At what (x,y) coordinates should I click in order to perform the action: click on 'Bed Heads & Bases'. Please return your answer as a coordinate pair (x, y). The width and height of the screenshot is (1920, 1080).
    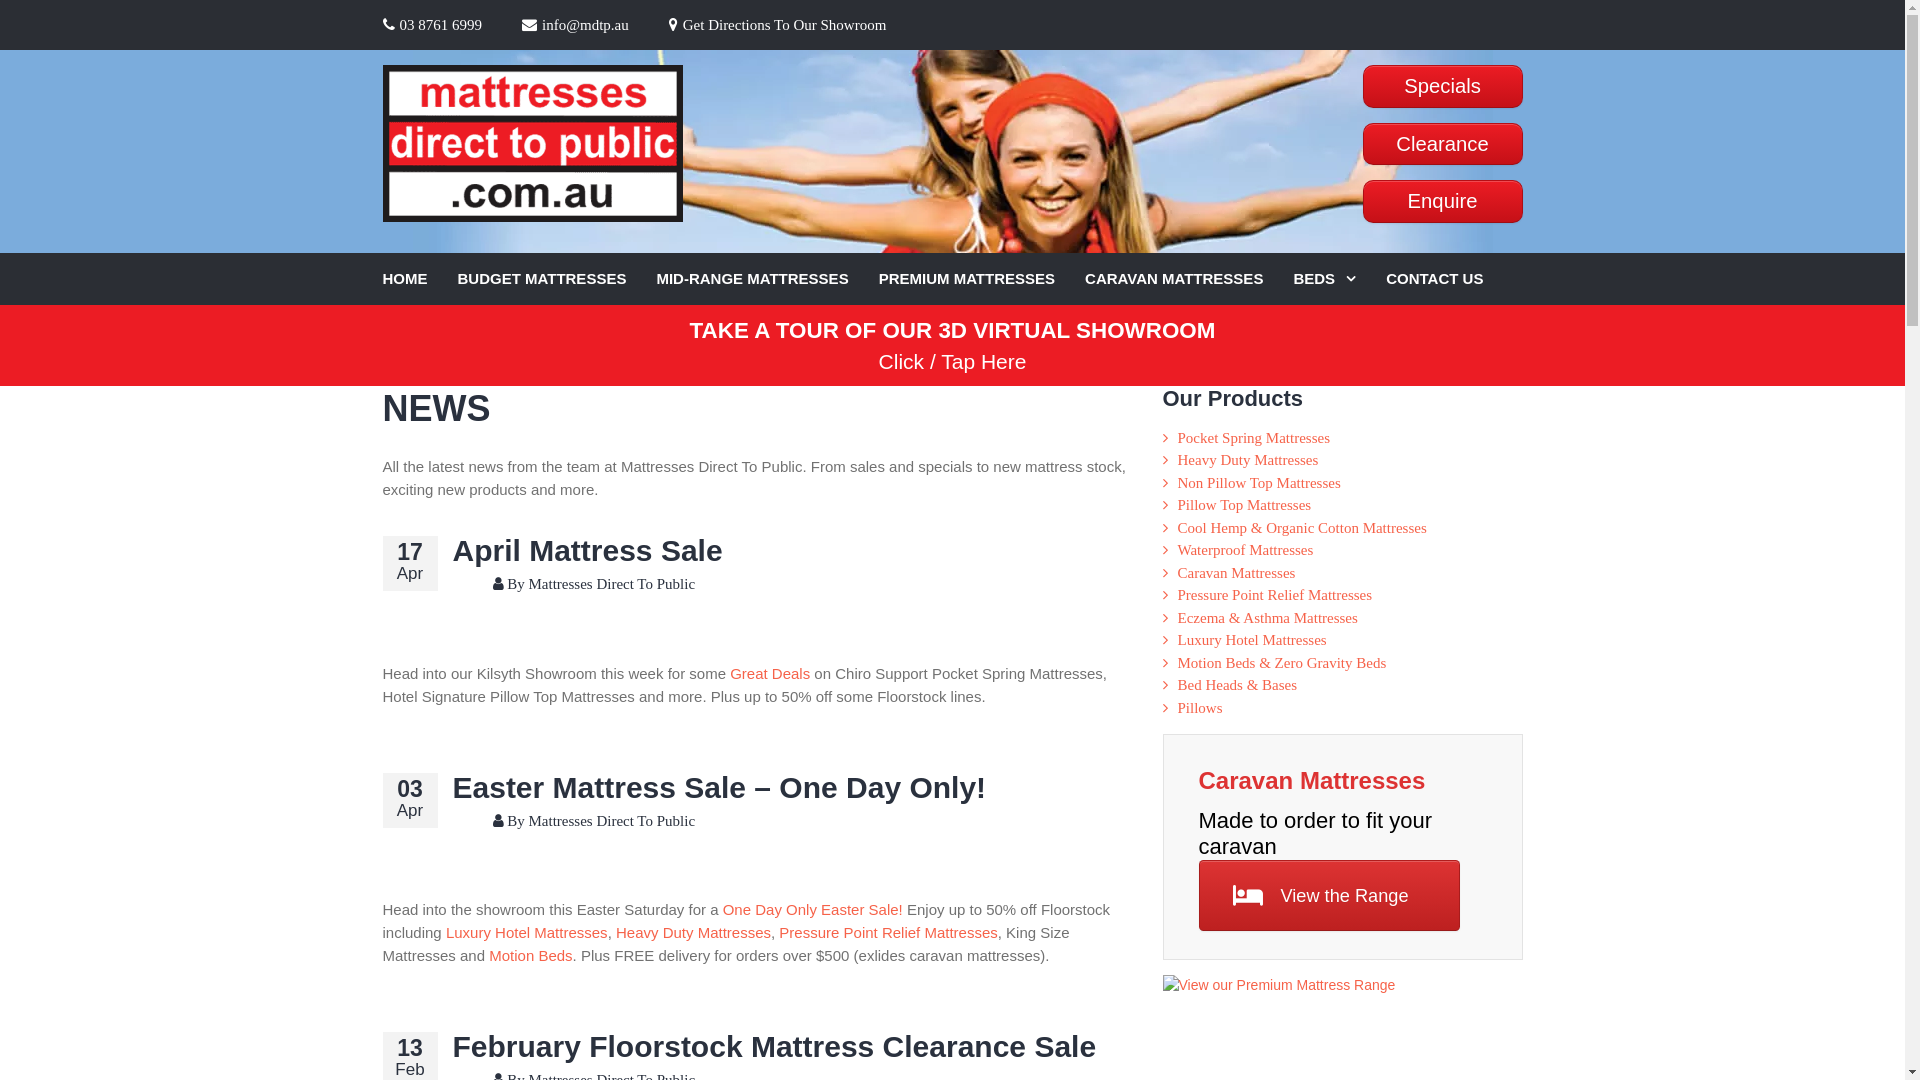
    Looking at the image, I should click on (1237, 684).